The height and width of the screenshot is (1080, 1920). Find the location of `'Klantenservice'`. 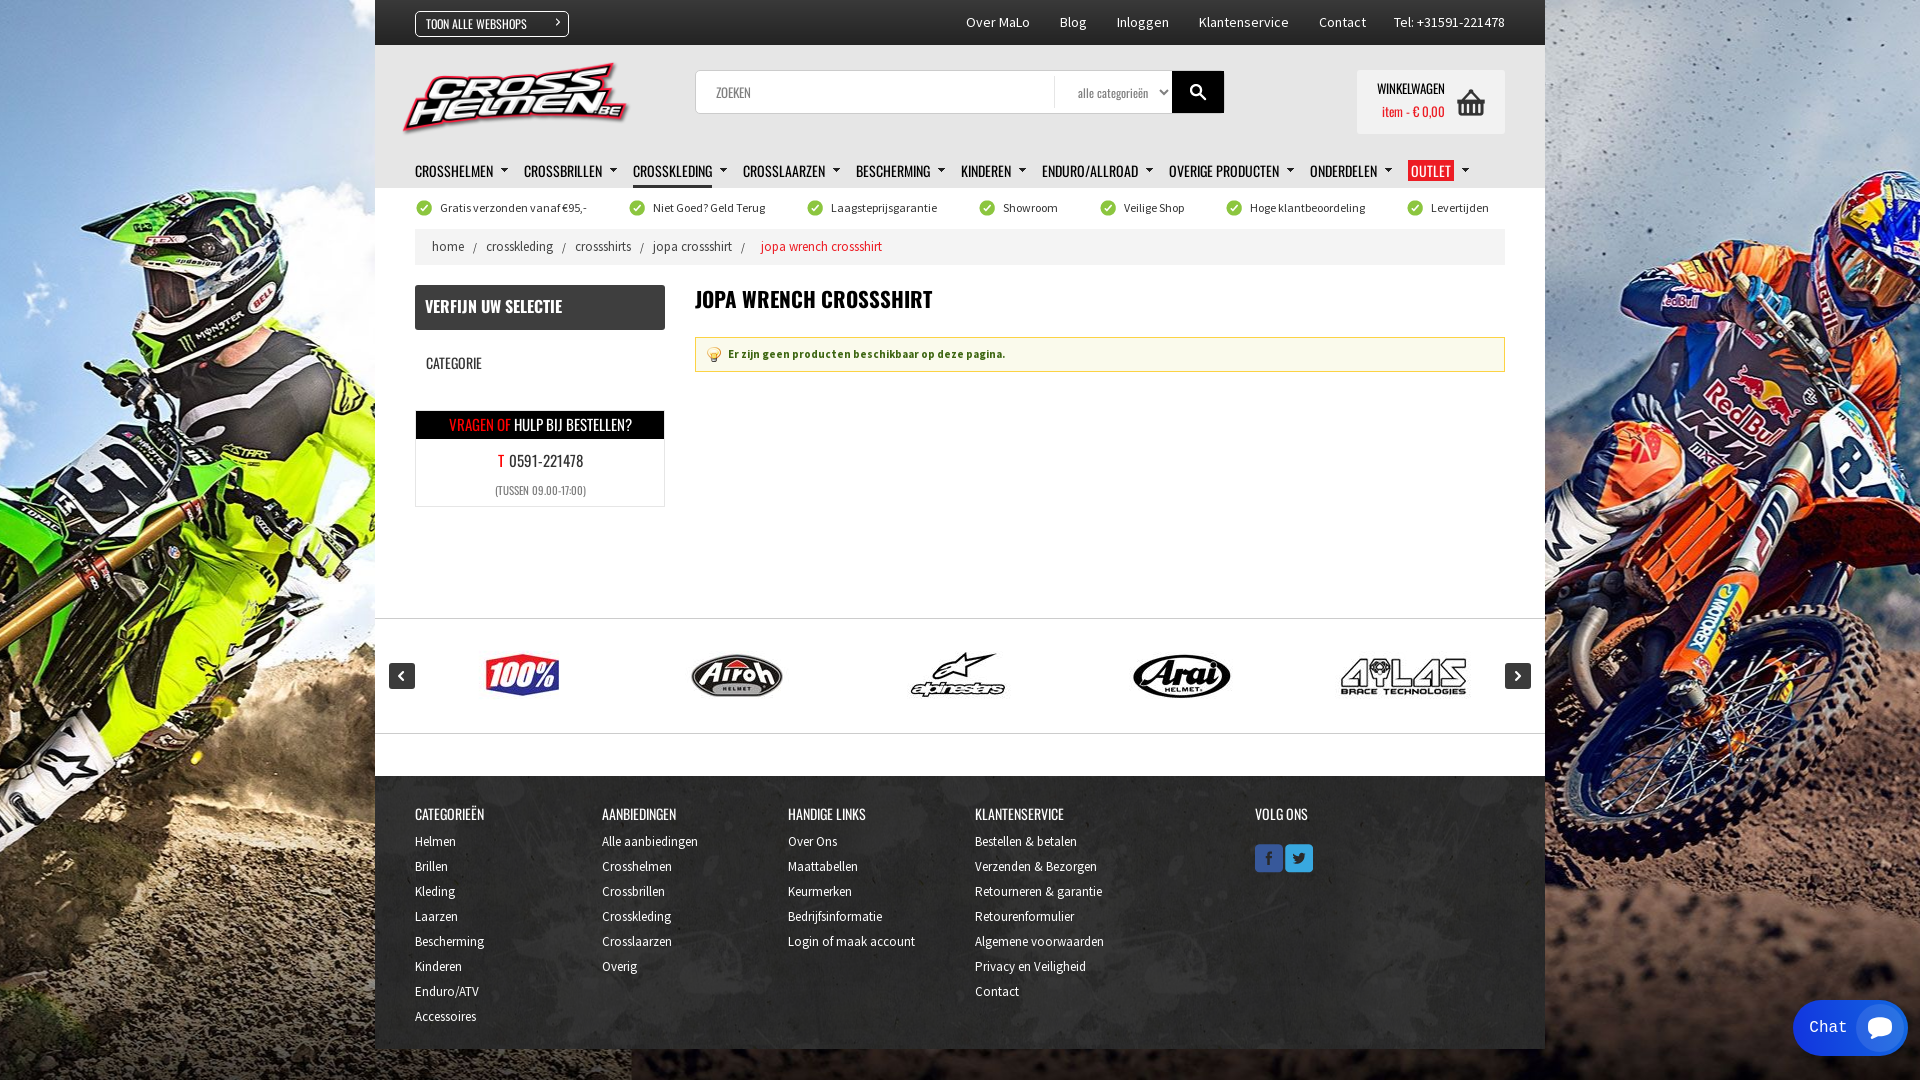

'Klantenservice' is located at coordinates (1242, 22).